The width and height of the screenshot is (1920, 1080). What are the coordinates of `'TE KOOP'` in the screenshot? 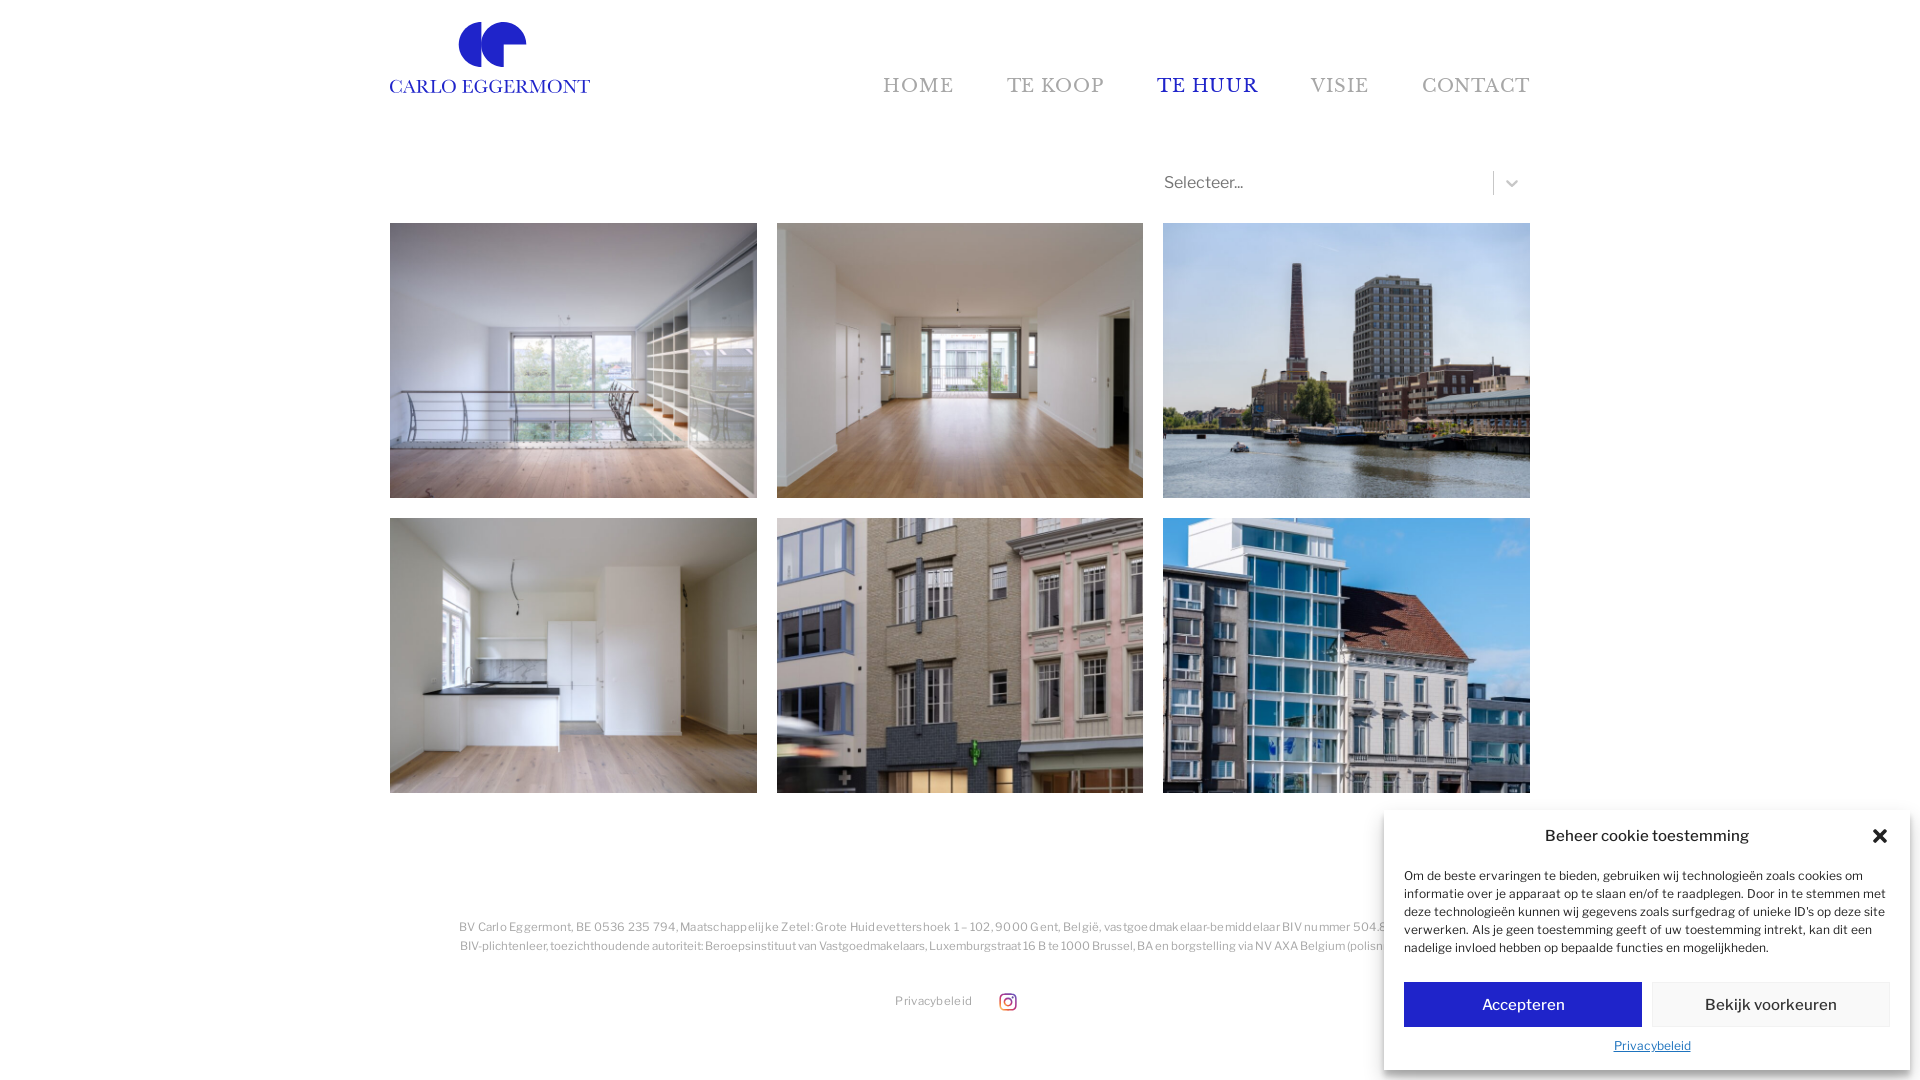 It's located at (1054, 84).